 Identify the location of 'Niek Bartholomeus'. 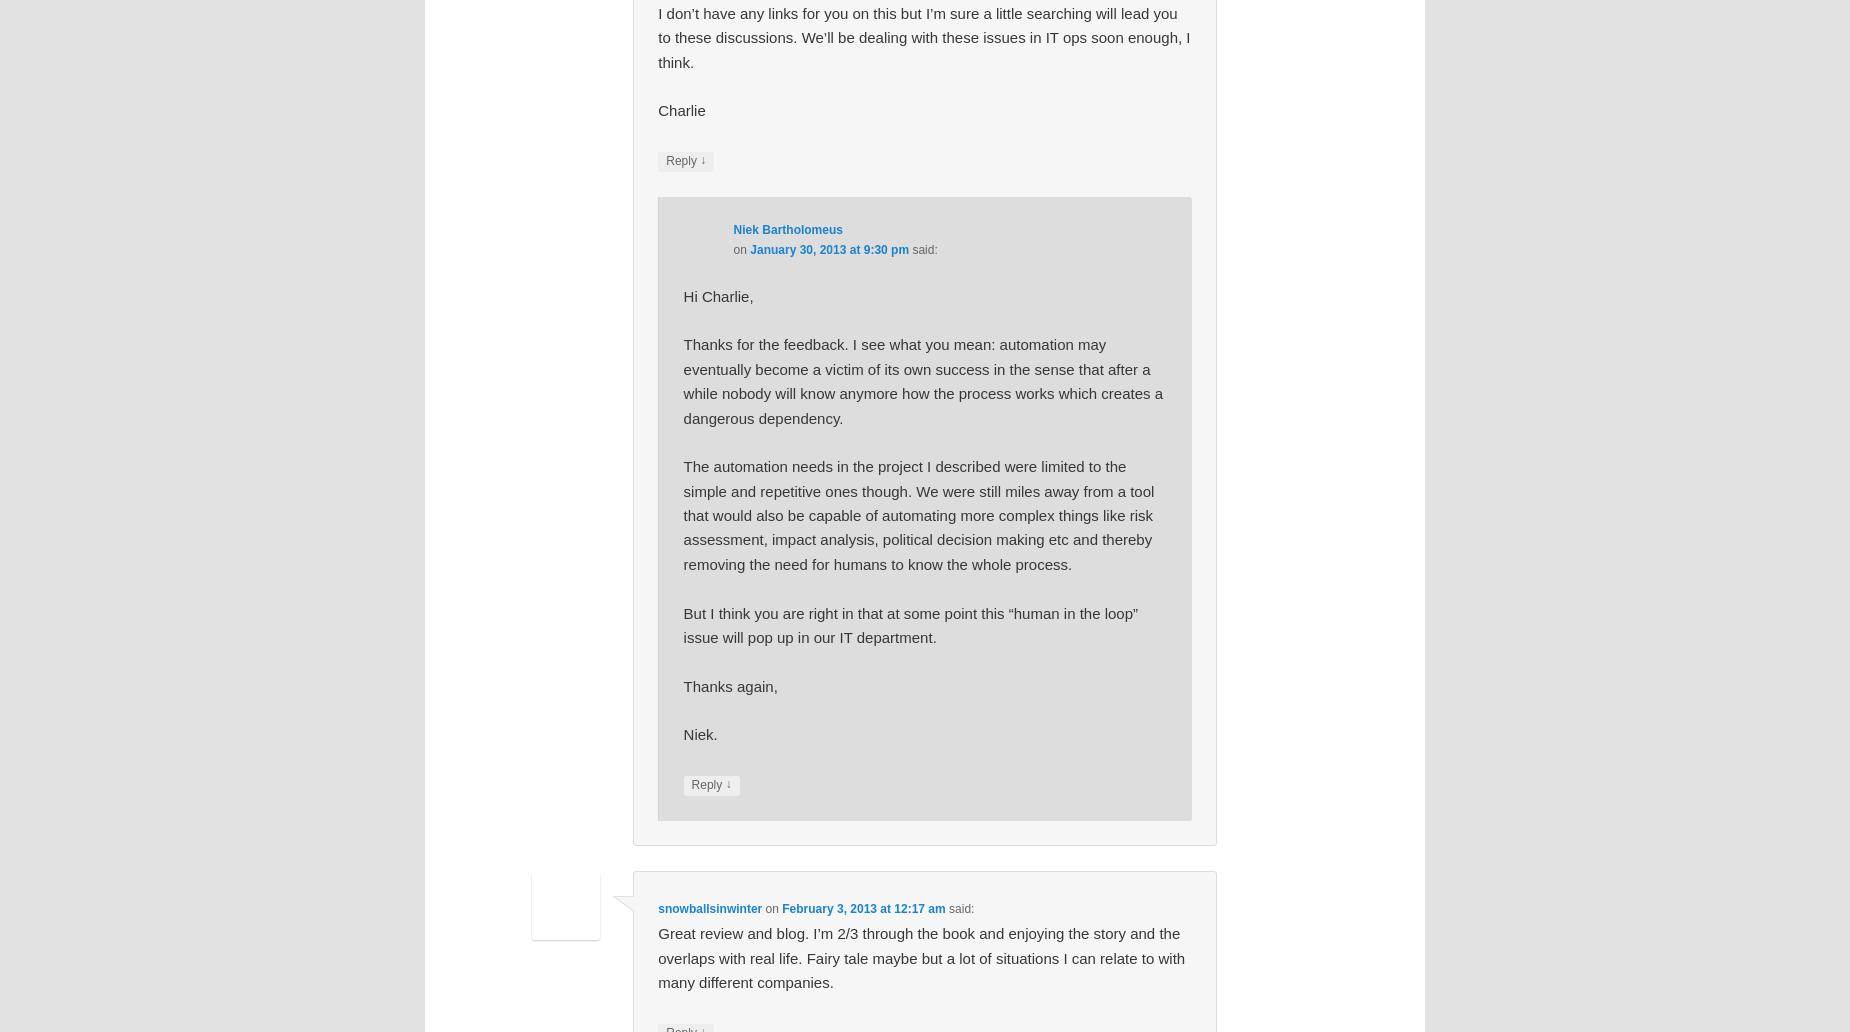
(787, 229).